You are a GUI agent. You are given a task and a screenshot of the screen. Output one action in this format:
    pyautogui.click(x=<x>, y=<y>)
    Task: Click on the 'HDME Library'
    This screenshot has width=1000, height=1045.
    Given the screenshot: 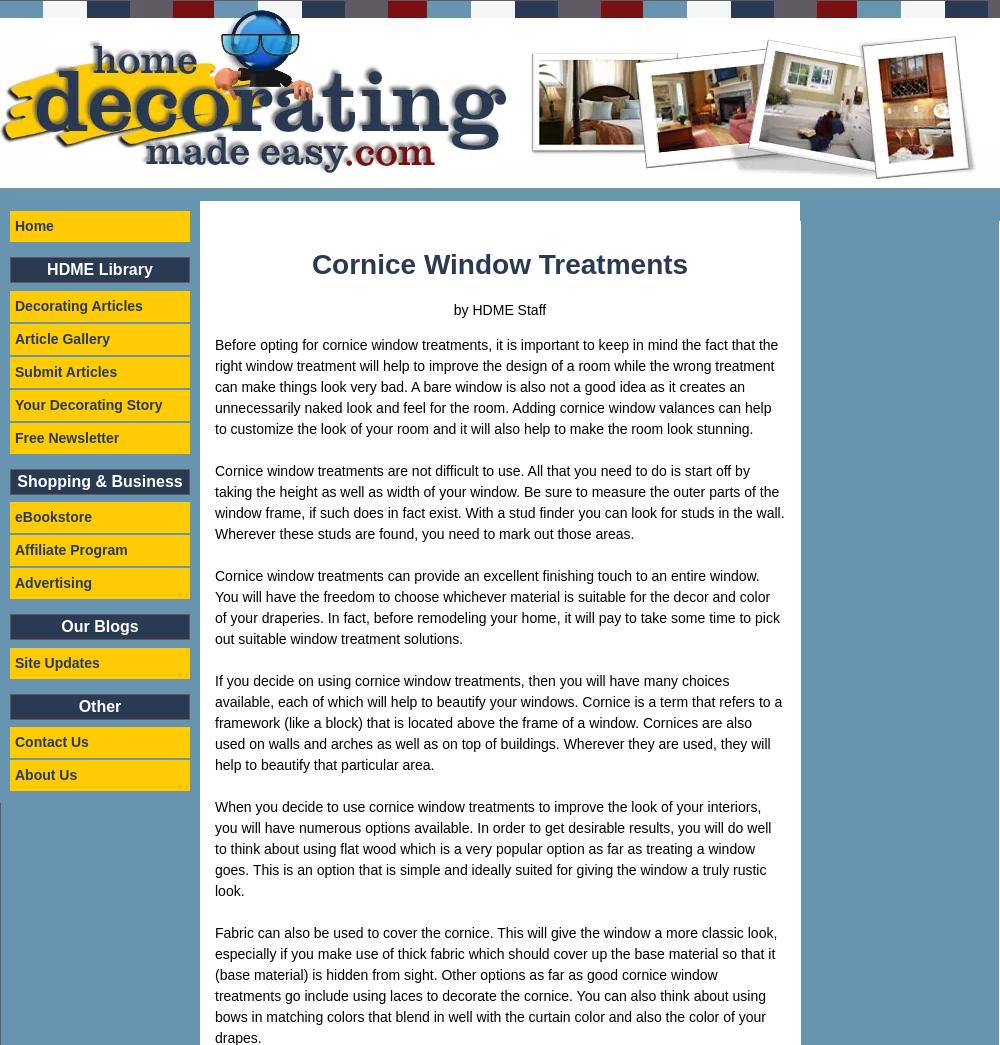 What is the action you would take?
    pyautogui.click(x=98, y=268)
    